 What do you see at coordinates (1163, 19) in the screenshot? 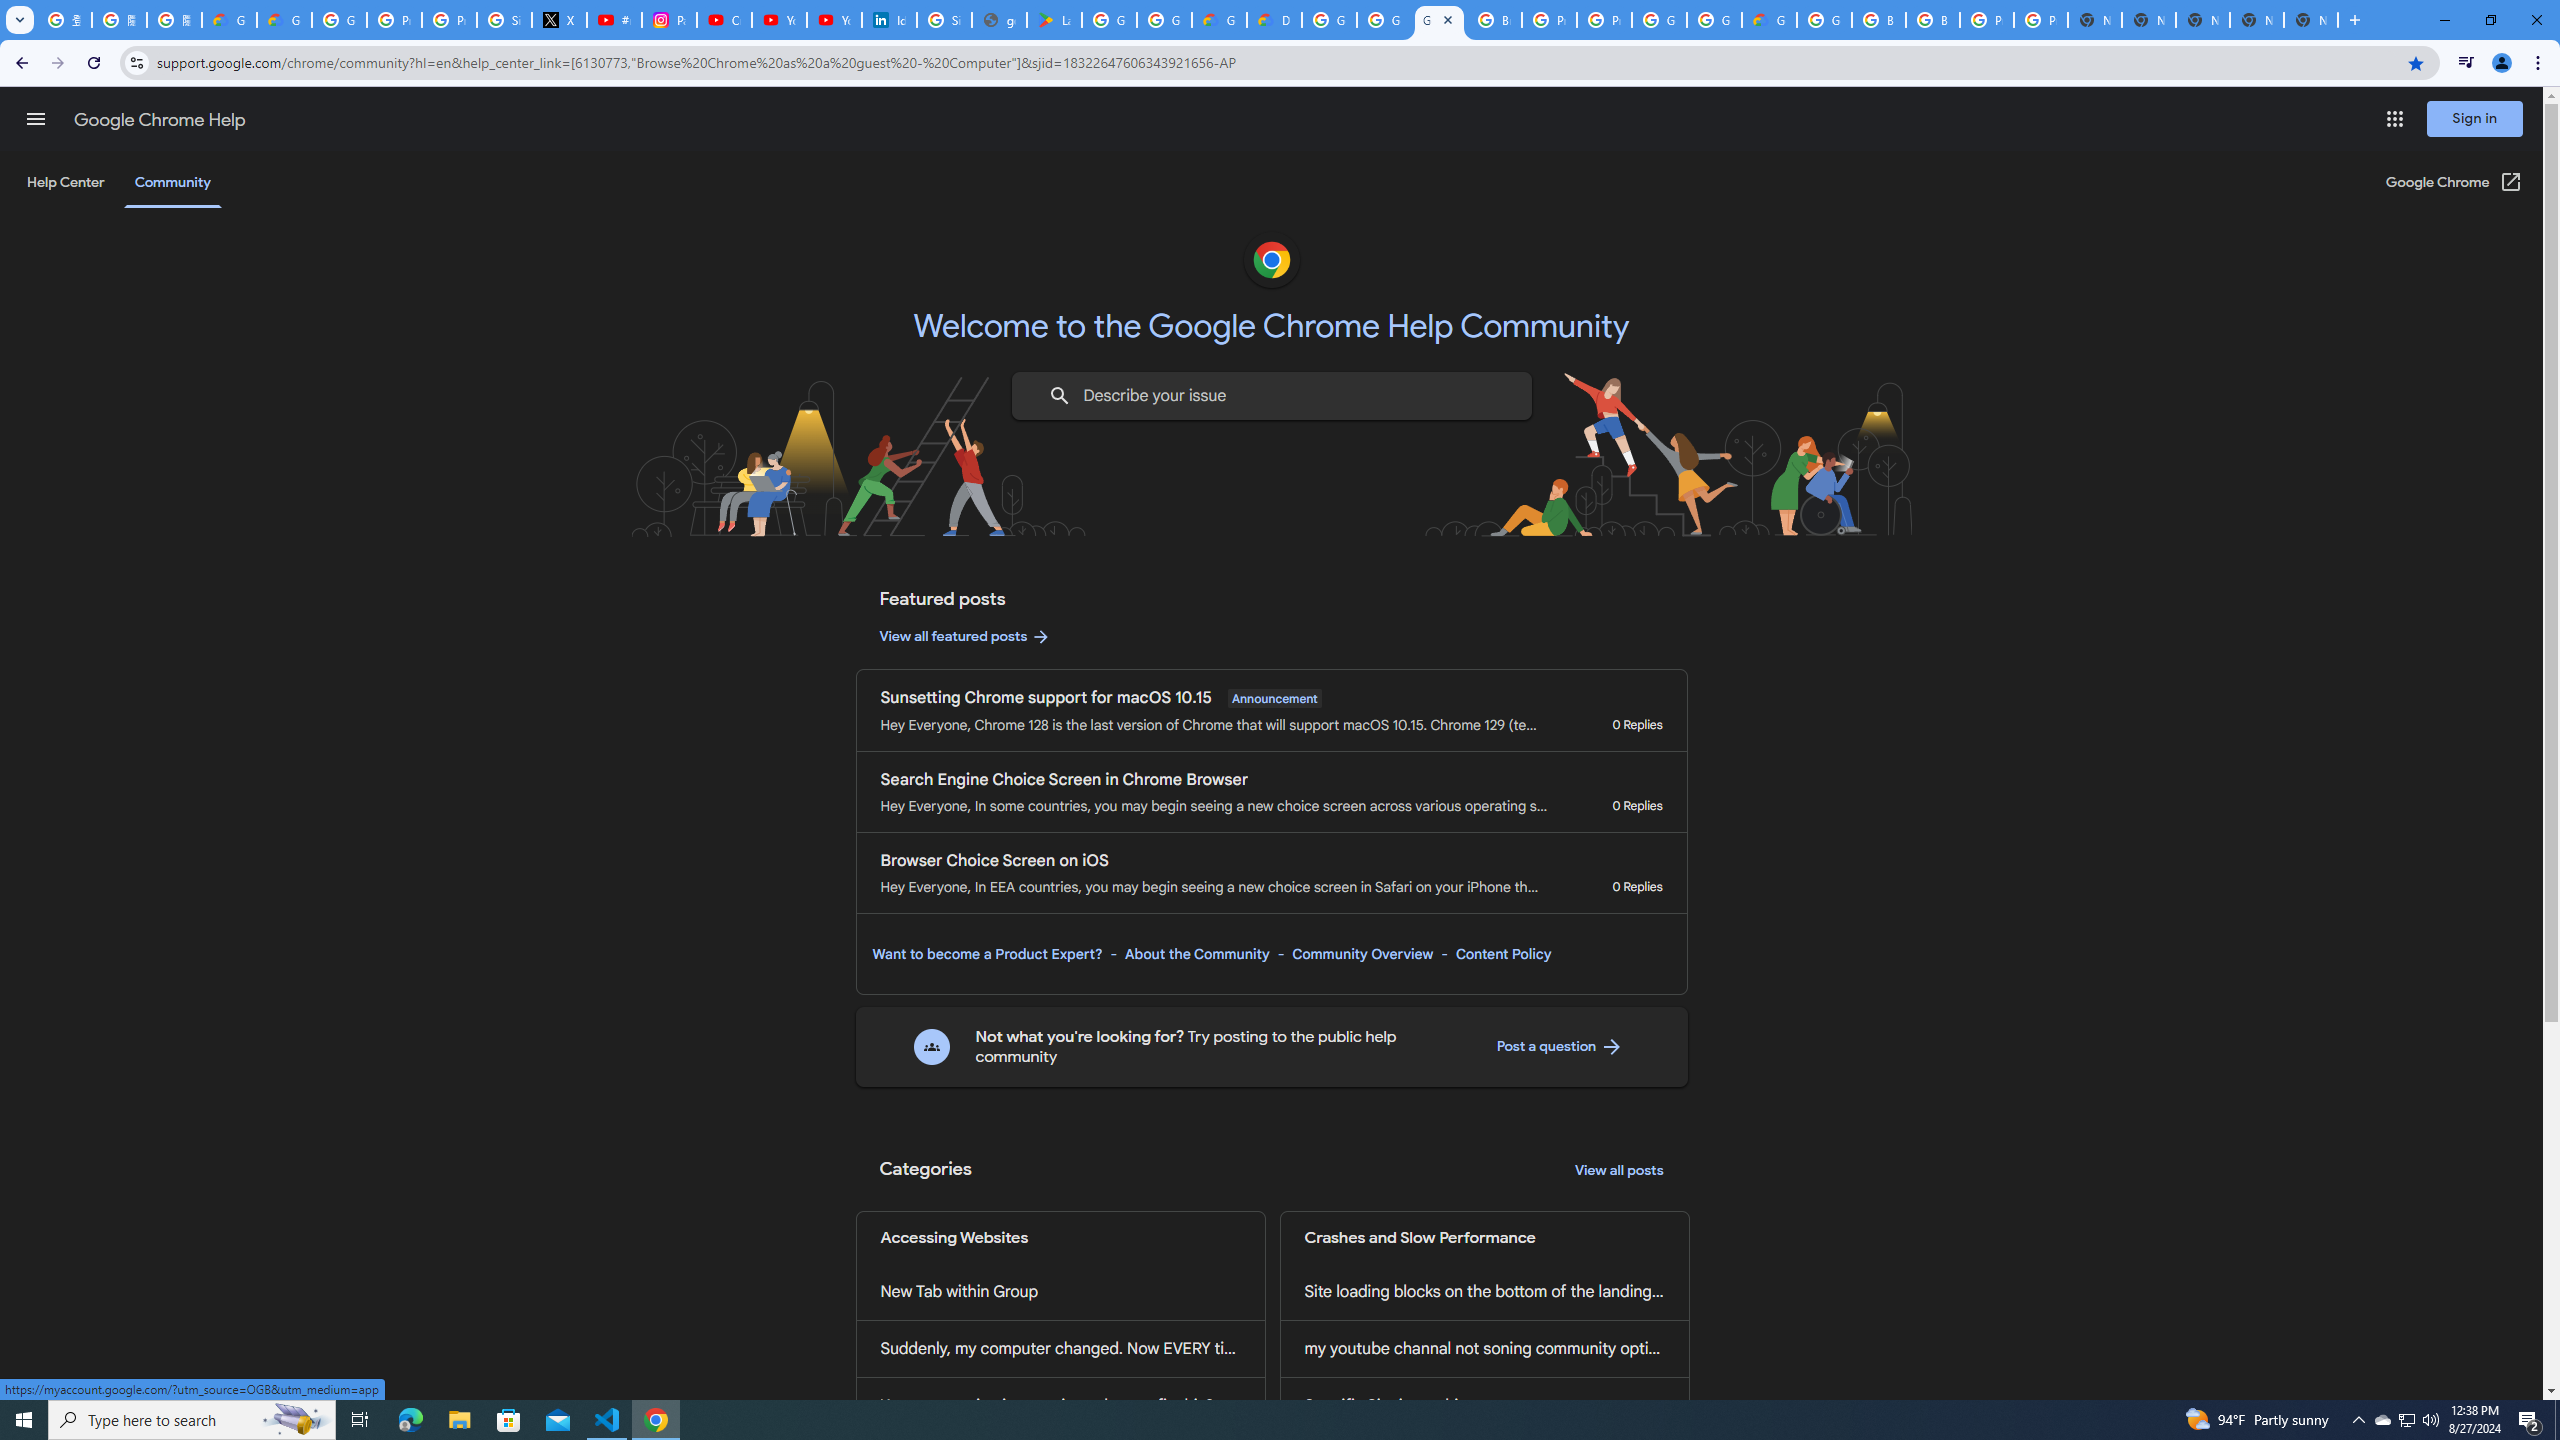
I see `'Google Workspace - Specific Terms'` at bounding box center [1163, 19].